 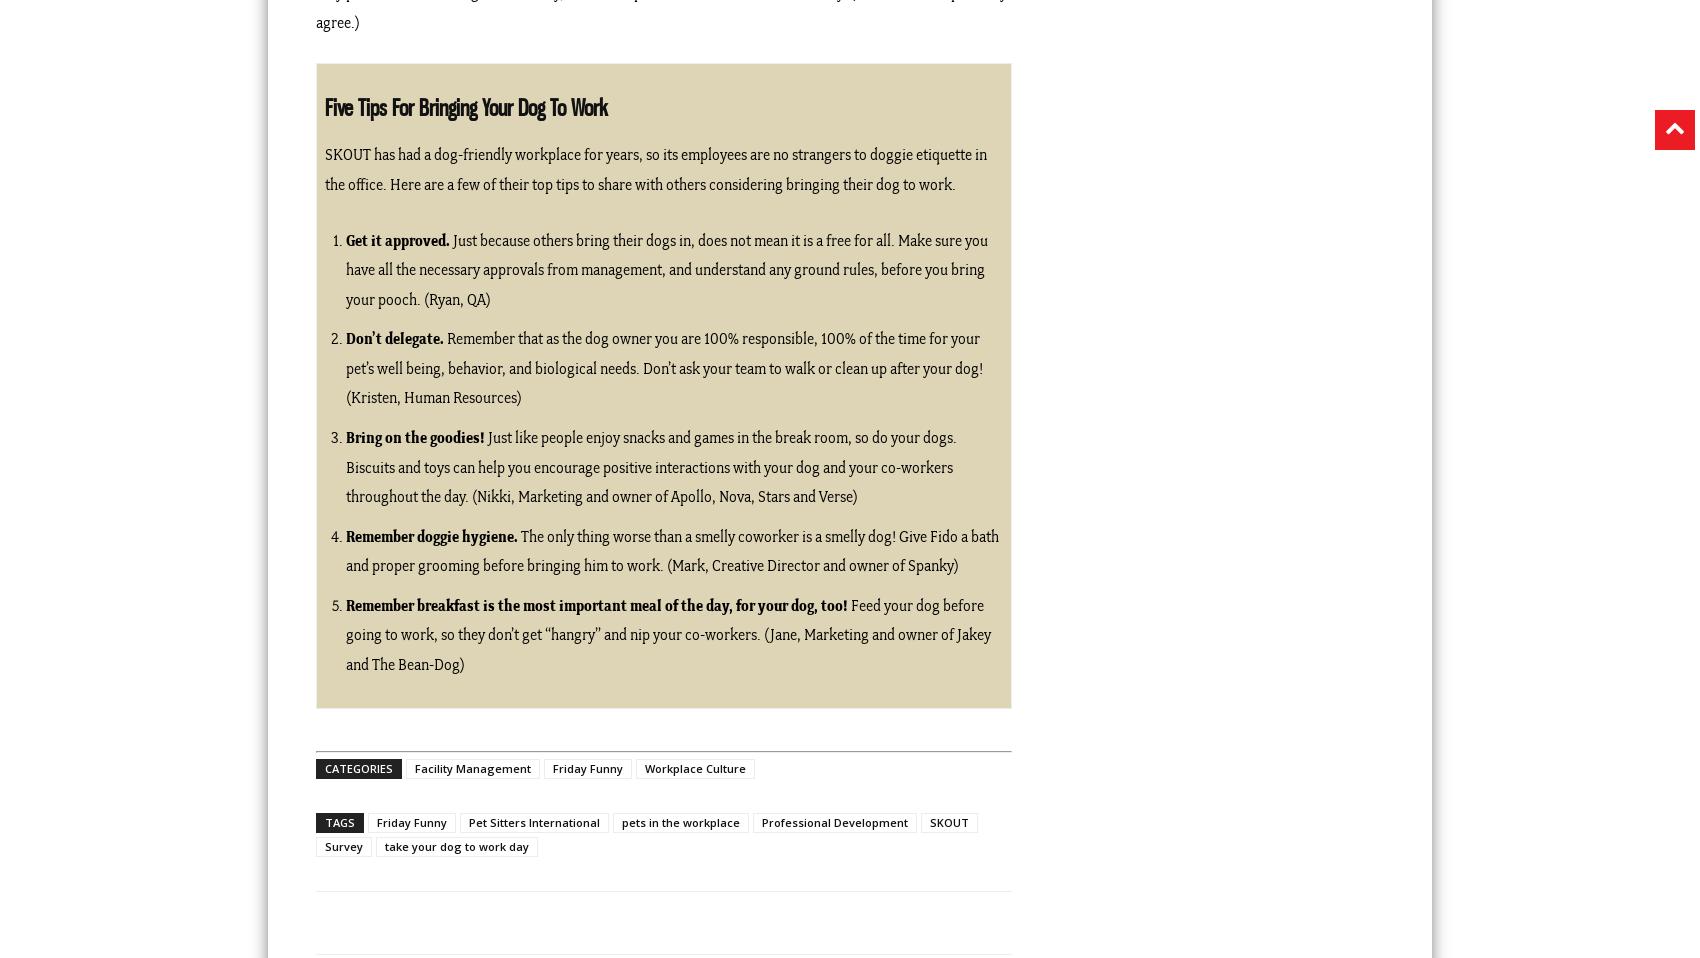 What do you see at coordinates (720, 437) in the screenshot?
I see `'Just like people enjoy snacks and games in the break room, so do your dogs.'` at bounding box center [720, 437].